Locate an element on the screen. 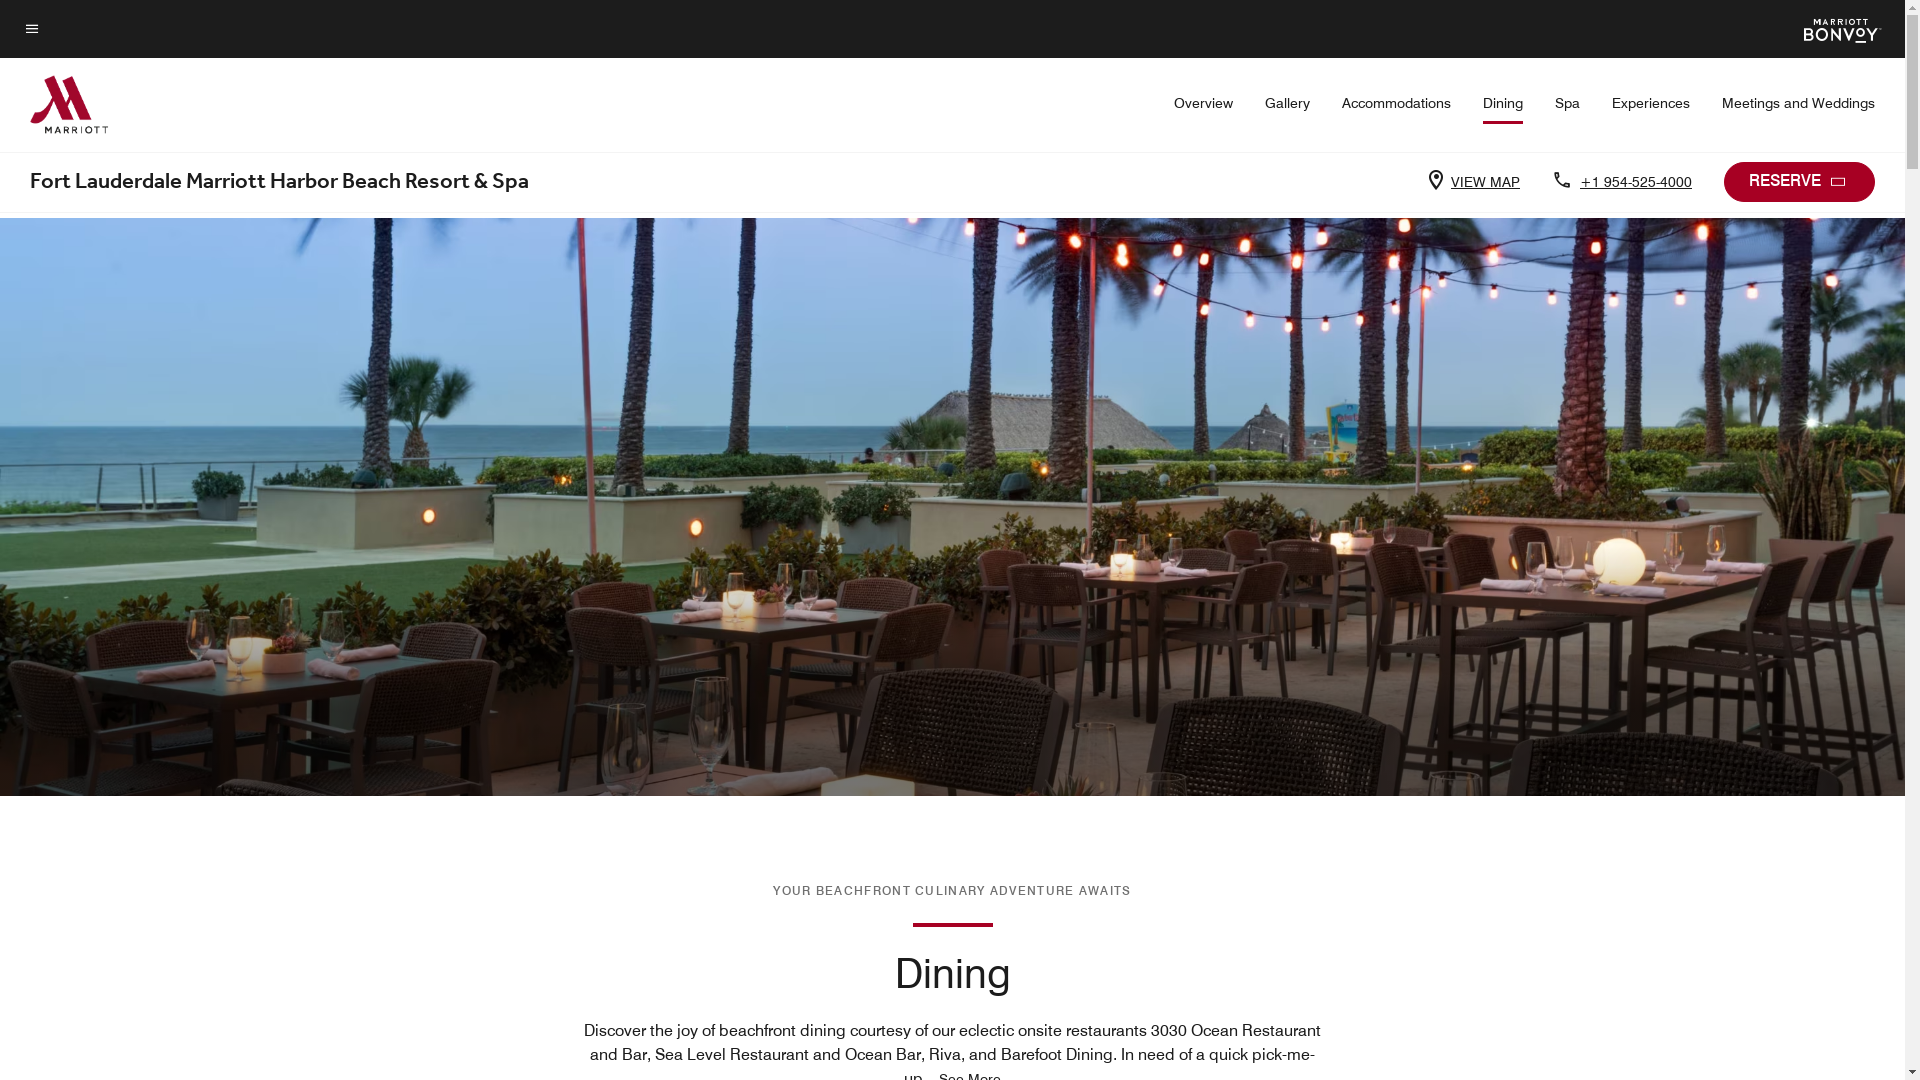 This screenshot has width=1920, height=1080. 'Gallery' is located at coordinates (1264, 103).